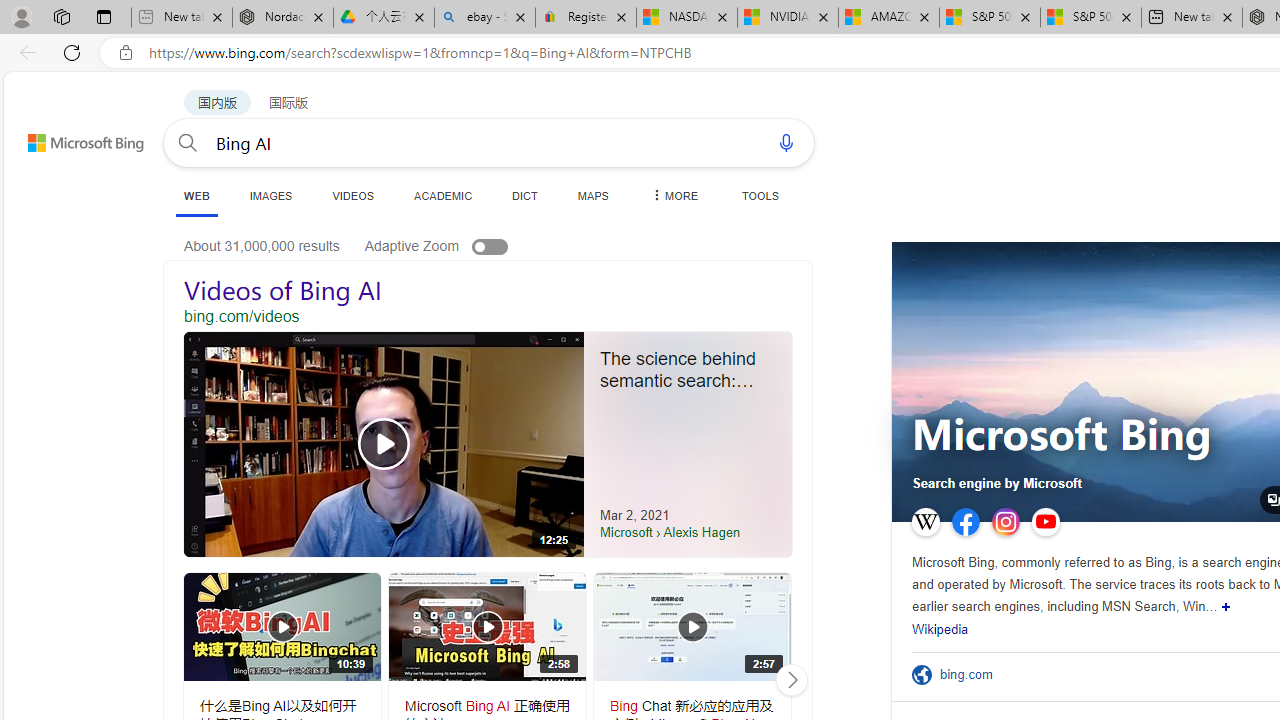 Image resolution: width=1280 pixels, height=720 pixels. I want to click on 'TOOLS', so click(759, 195).